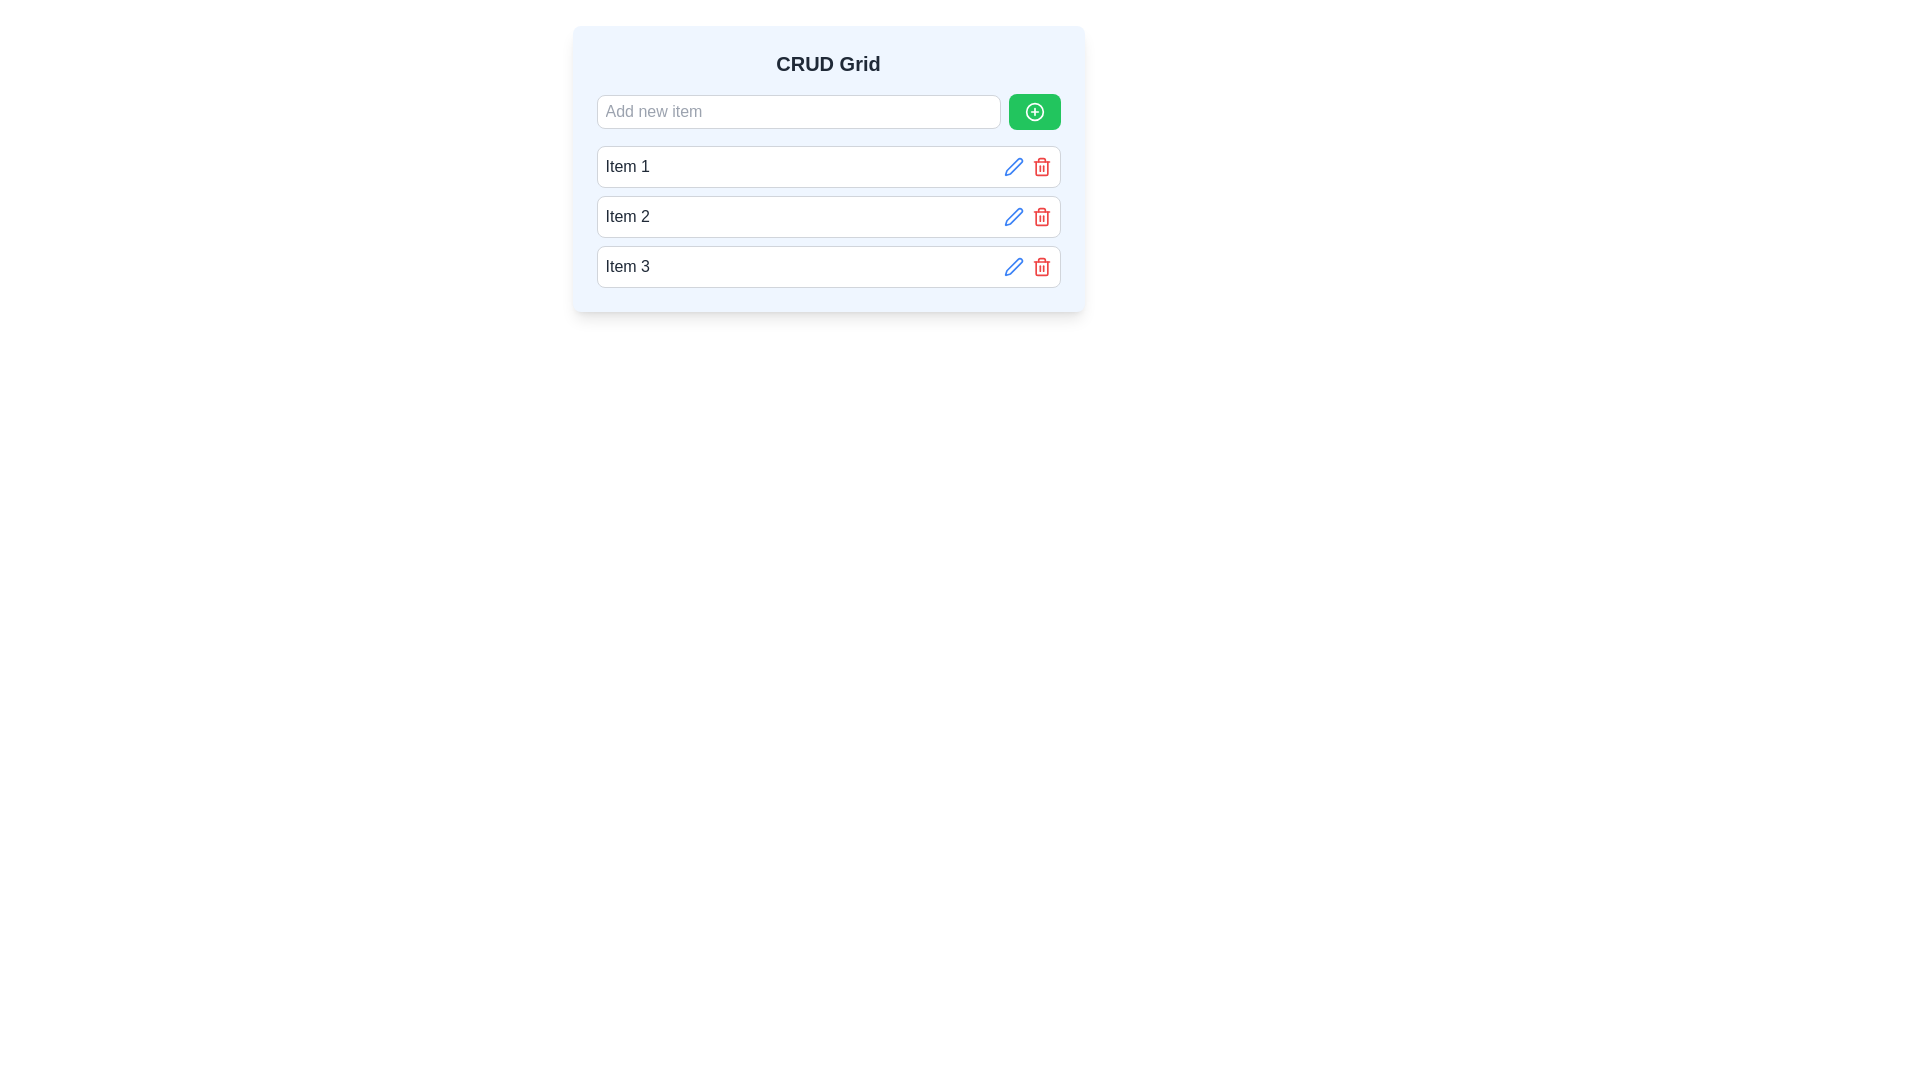  What do you see at coordinates (1040, 265) in the screenshot?
I see `the delete icon button located at the far right of the third item in the list` at bounding box center [1040, 265].